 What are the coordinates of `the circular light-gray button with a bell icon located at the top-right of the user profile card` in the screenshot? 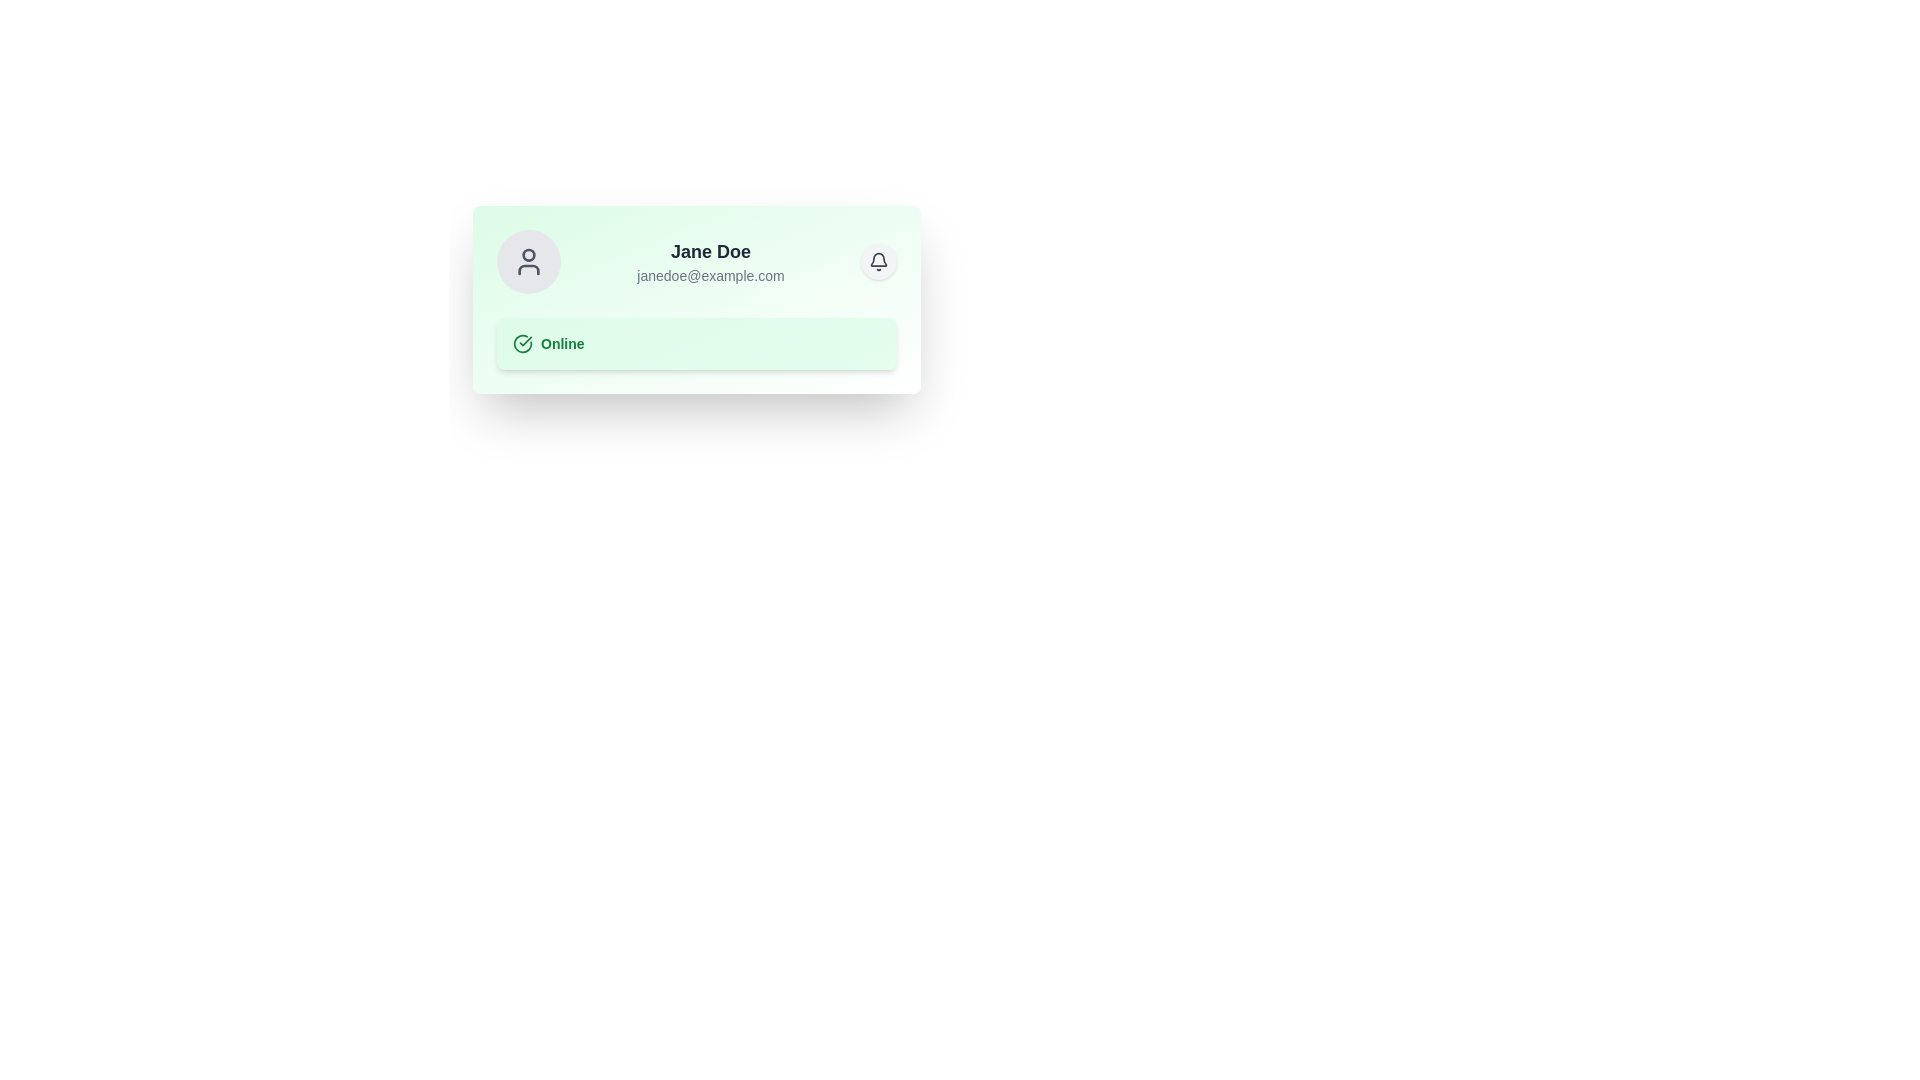 It's located at (878, 261).